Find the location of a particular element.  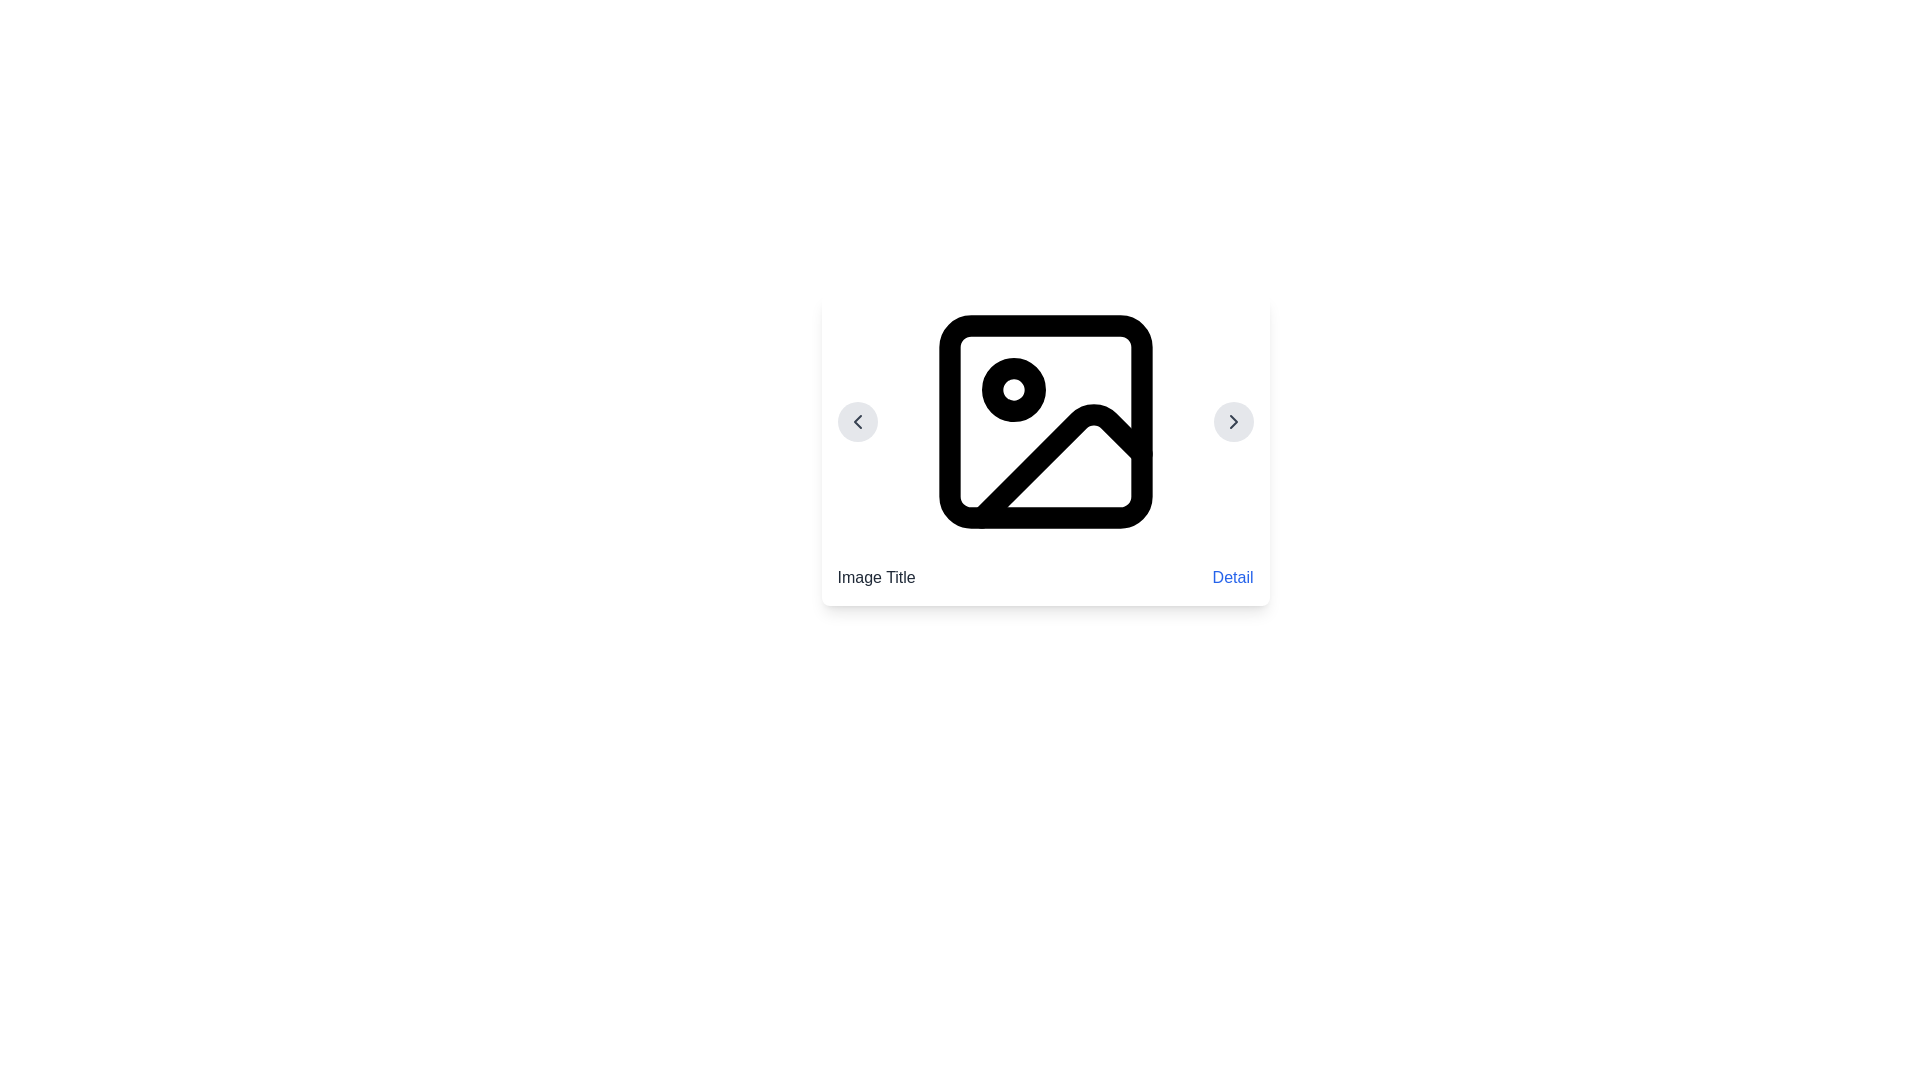

the icon located in the middle right of the card with 'Image Title' and 'Detail' is located at coordinates (1232, 420).